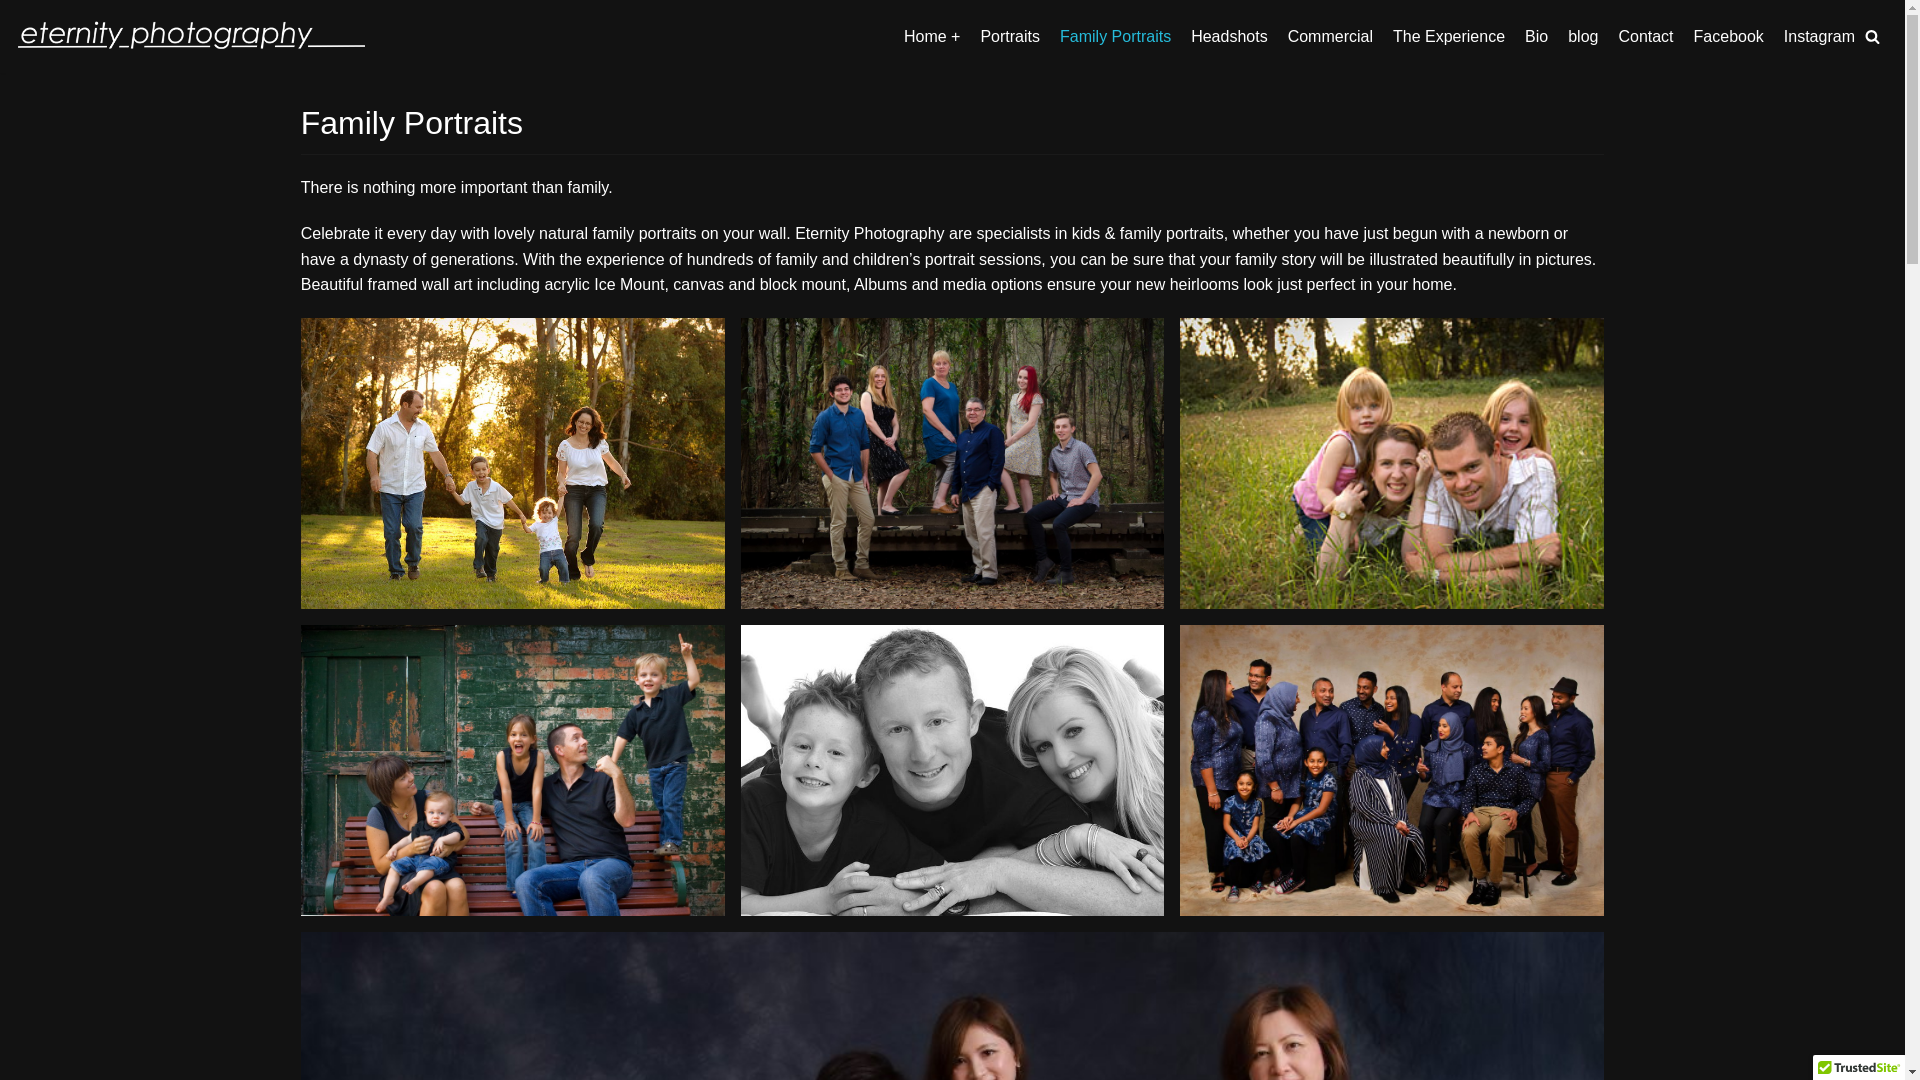  What do you see at coordinates (1391, 37) in the screenshot?
I see `'The Experience'` at bounding box center [1391, 37].